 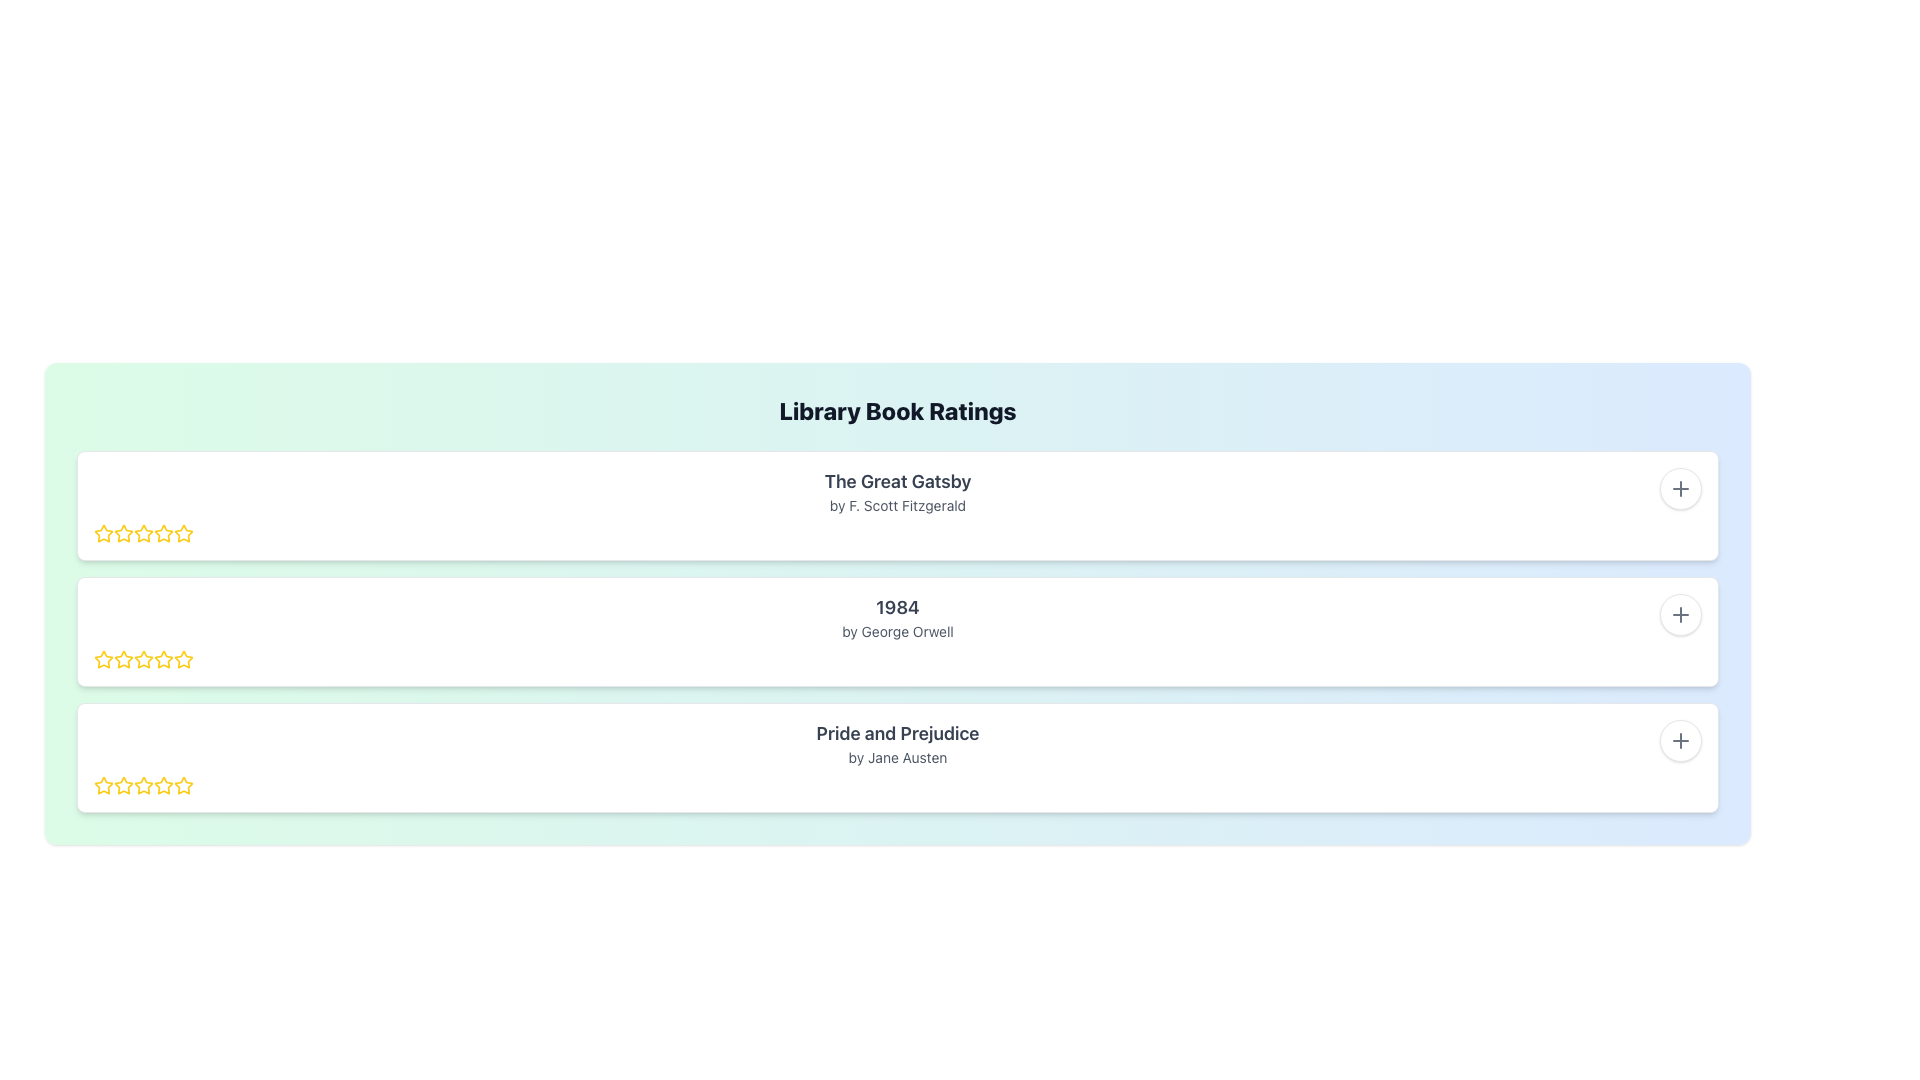 I want to click on the yellow star icon with a white center, which is the second star in the rating scale for 'The Great Gatsby', so click(x=143, y=532).